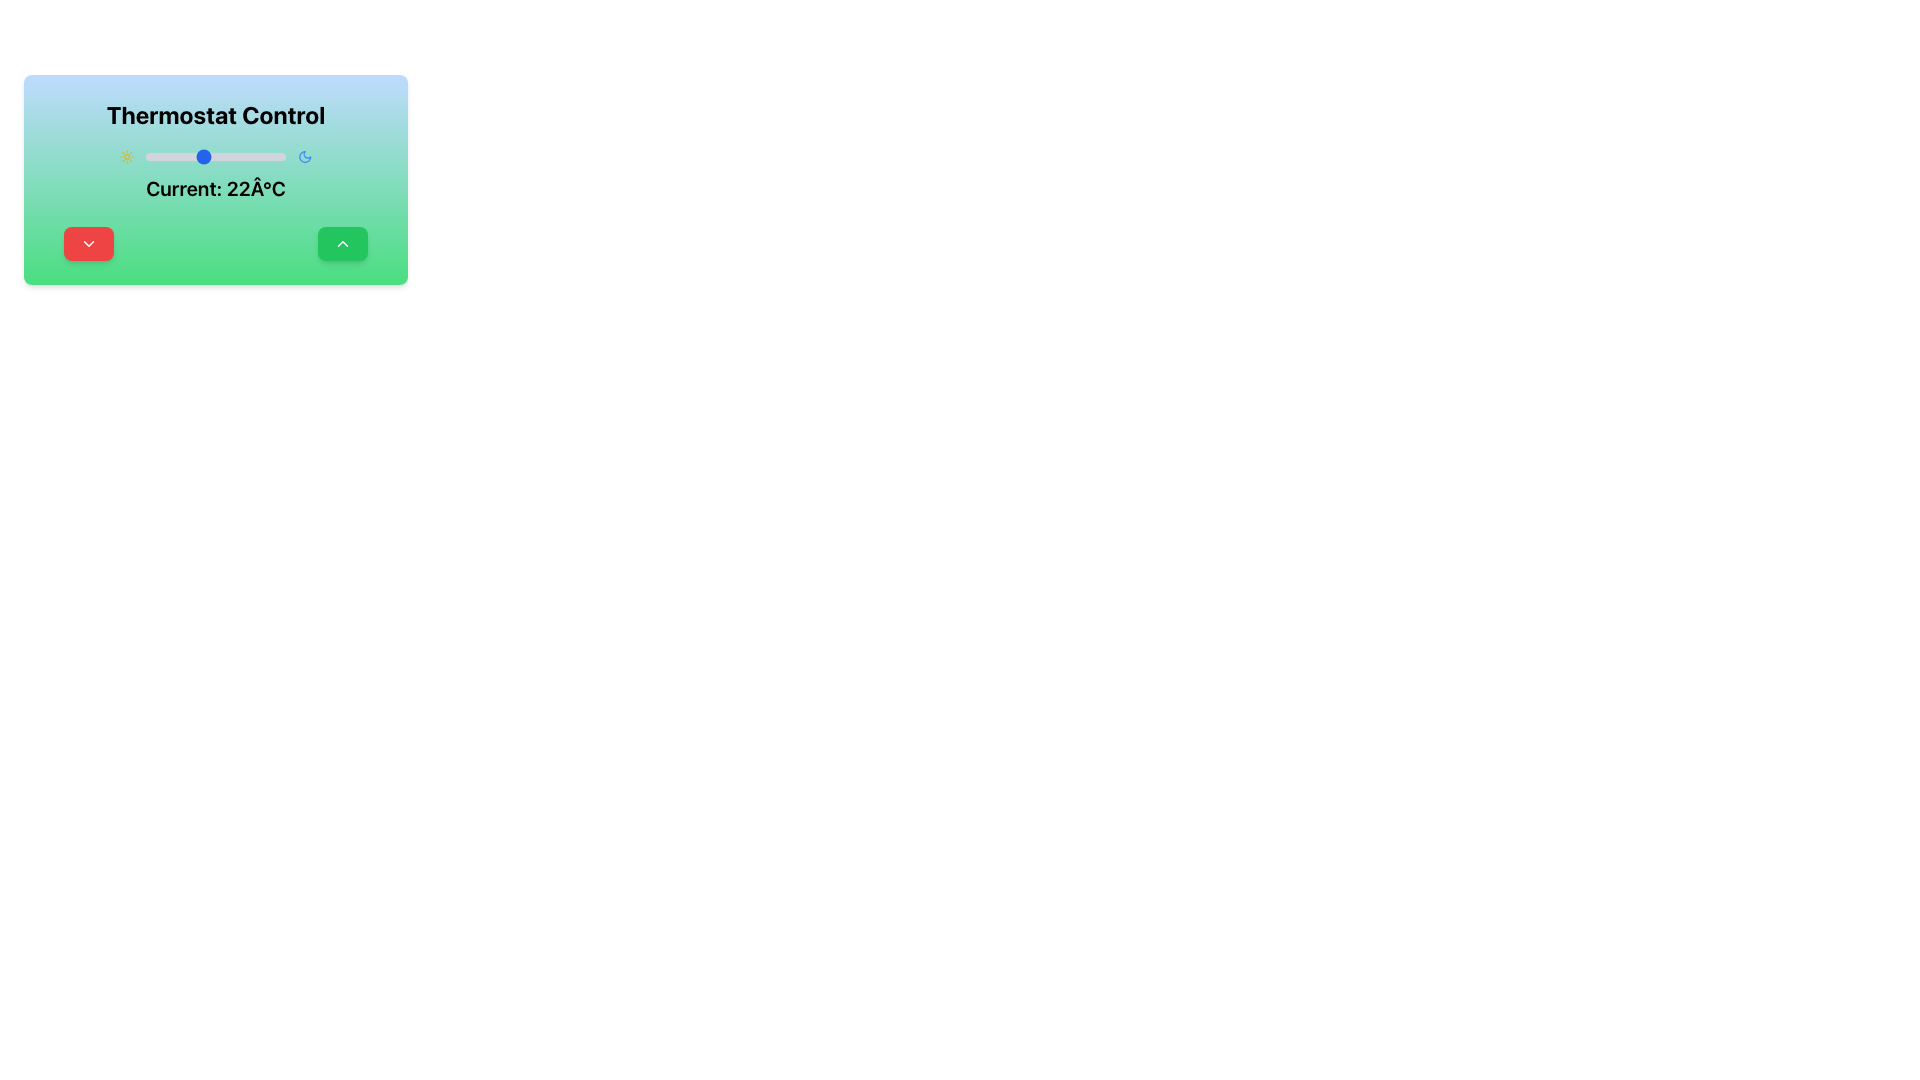  What do you see at coordinates (230, 156) in the screenshot?
I see `thermostat temperature` at bounding box center [230, 156].